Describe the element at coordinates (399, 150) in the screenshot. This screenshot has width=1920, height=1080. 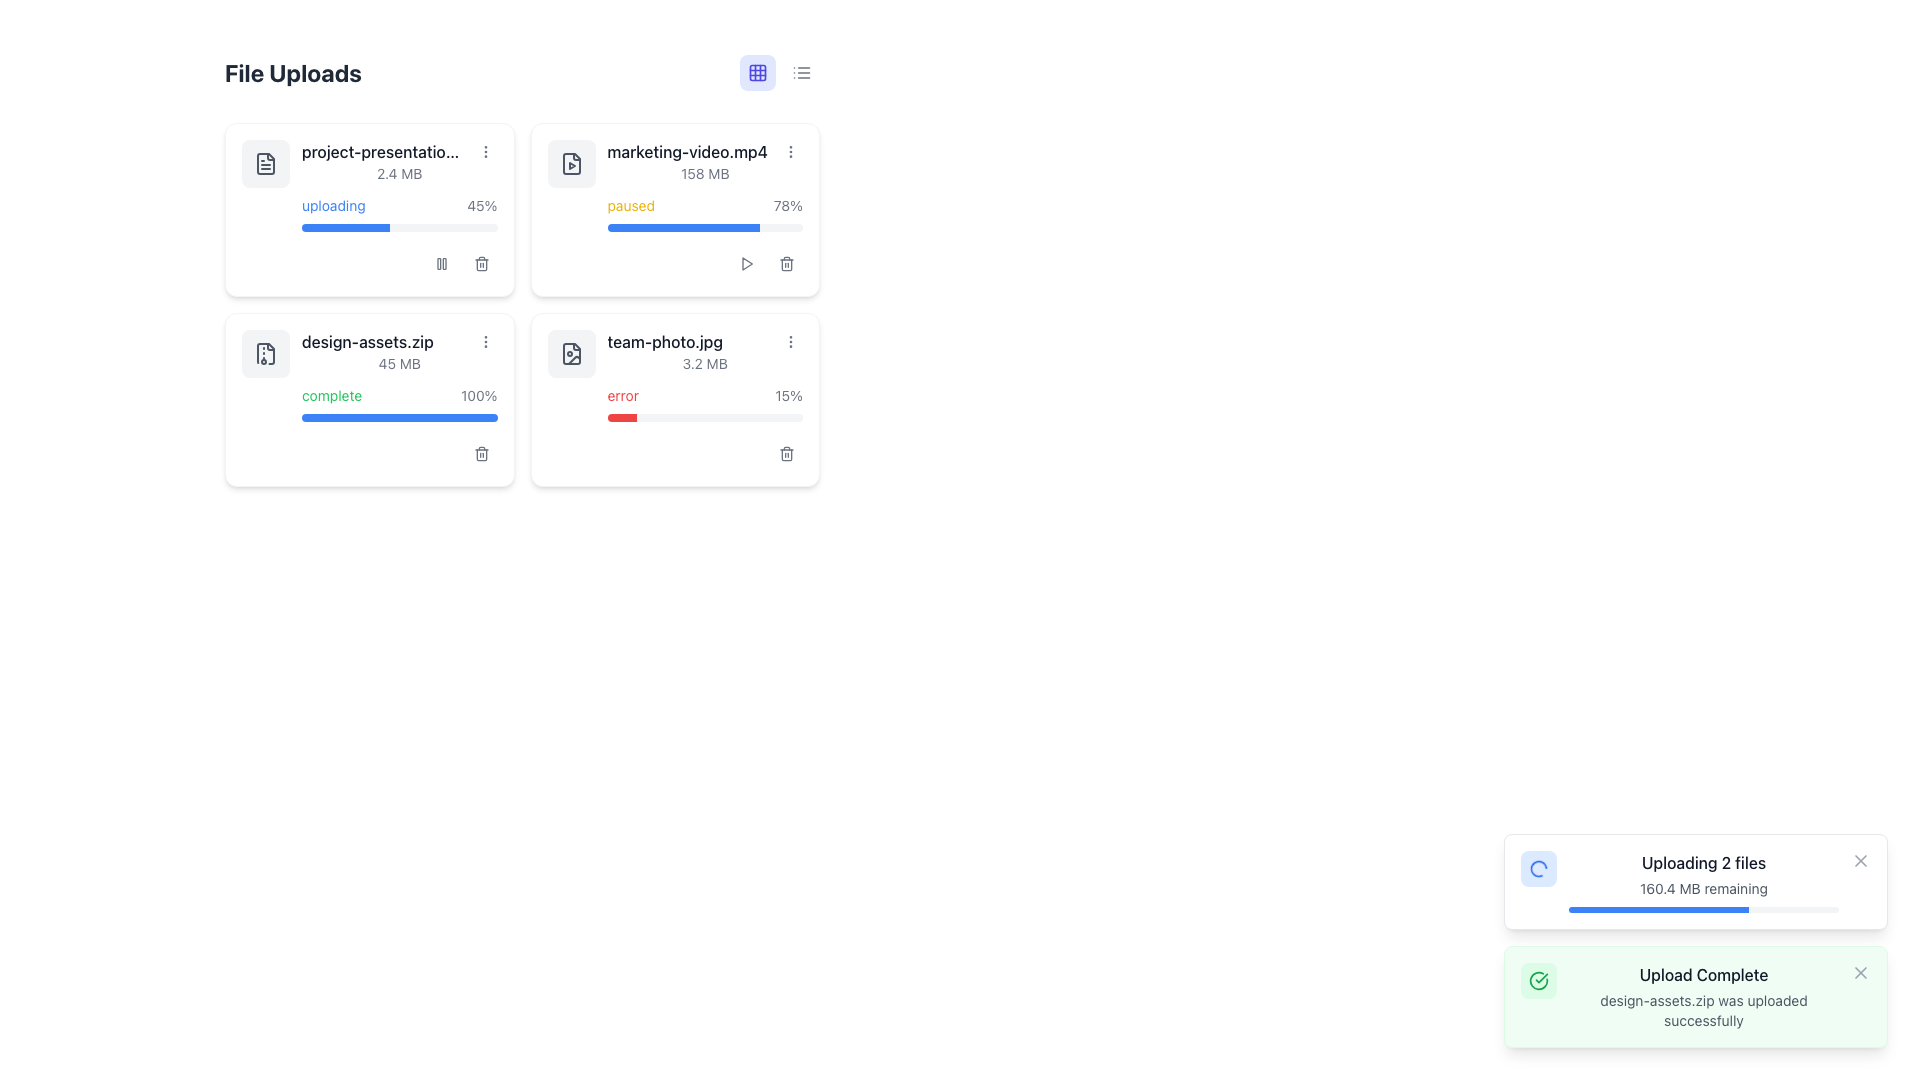
I see `the text label displaying 'project-presentation.pptx'` at that location.